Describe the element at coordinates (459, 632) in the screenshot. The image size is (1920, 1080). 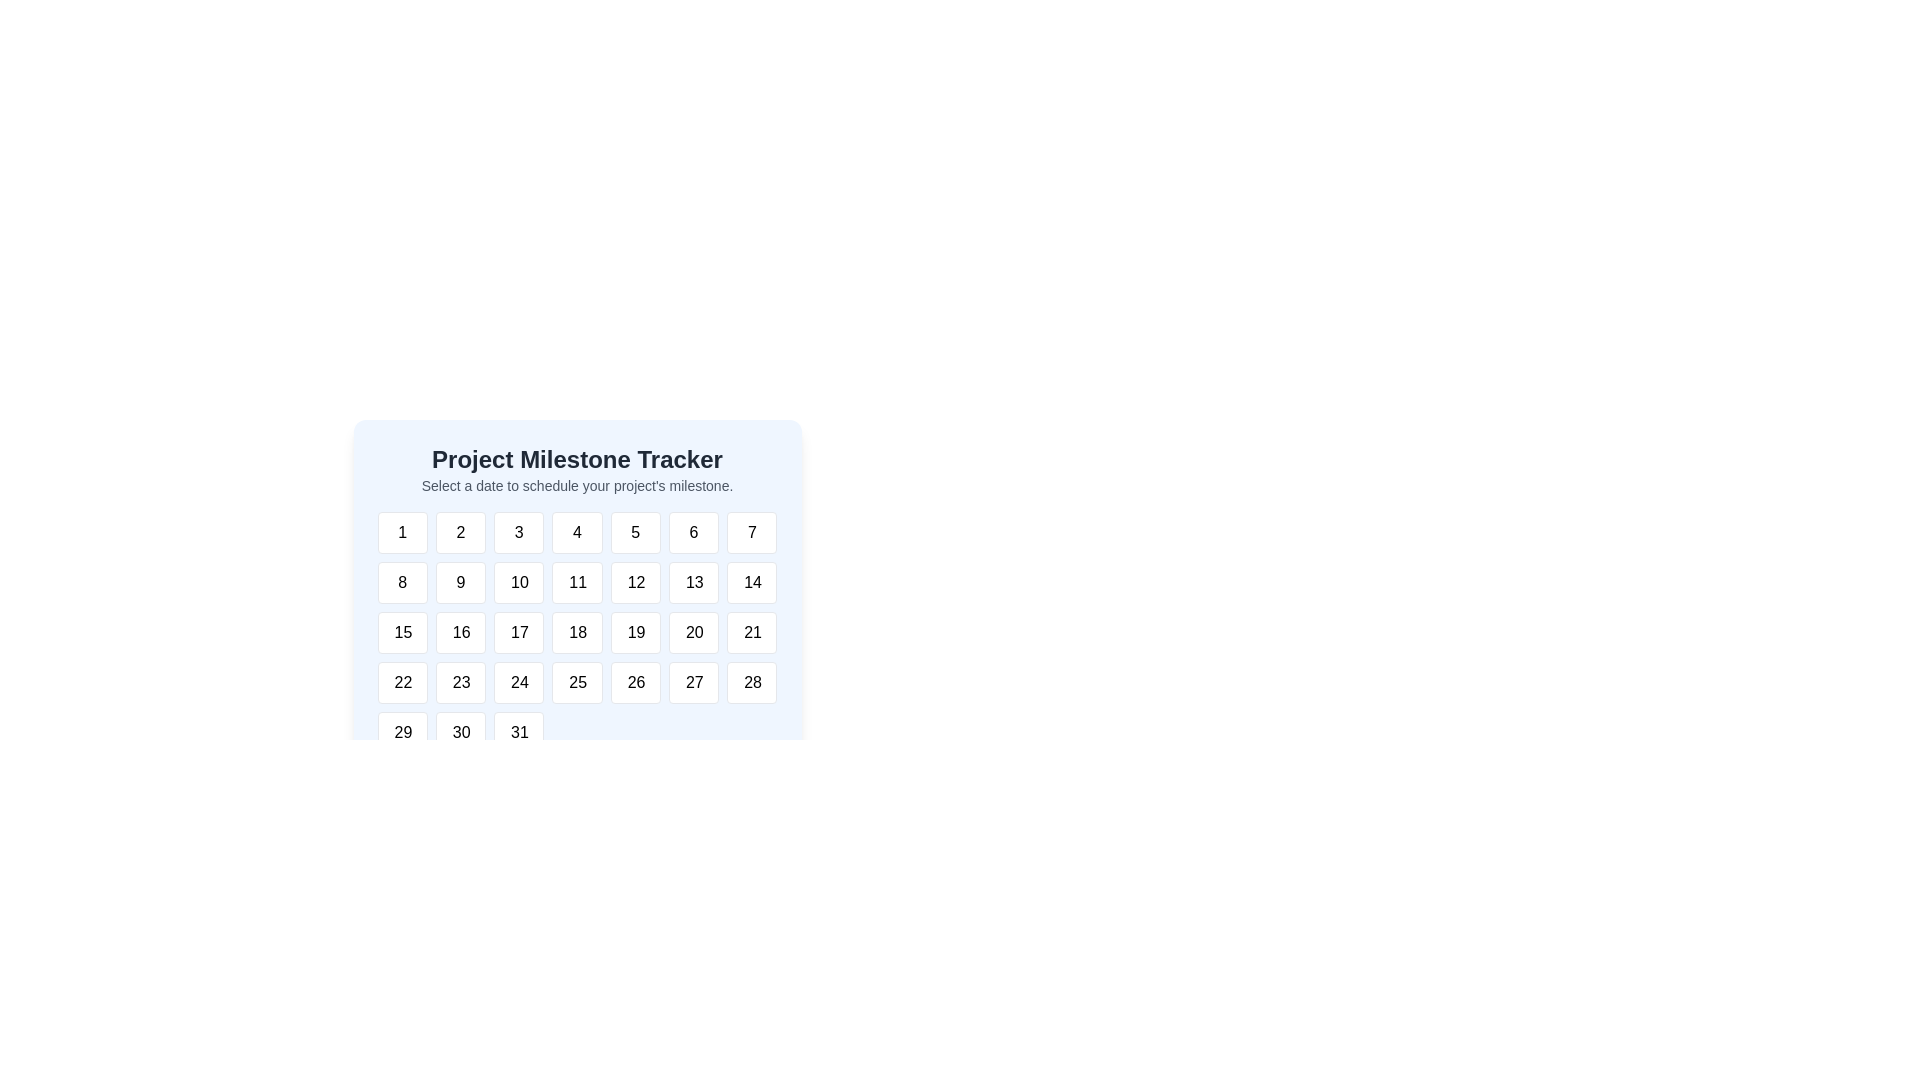
I see `the button in the fourth row and second column of the grid` at that location.